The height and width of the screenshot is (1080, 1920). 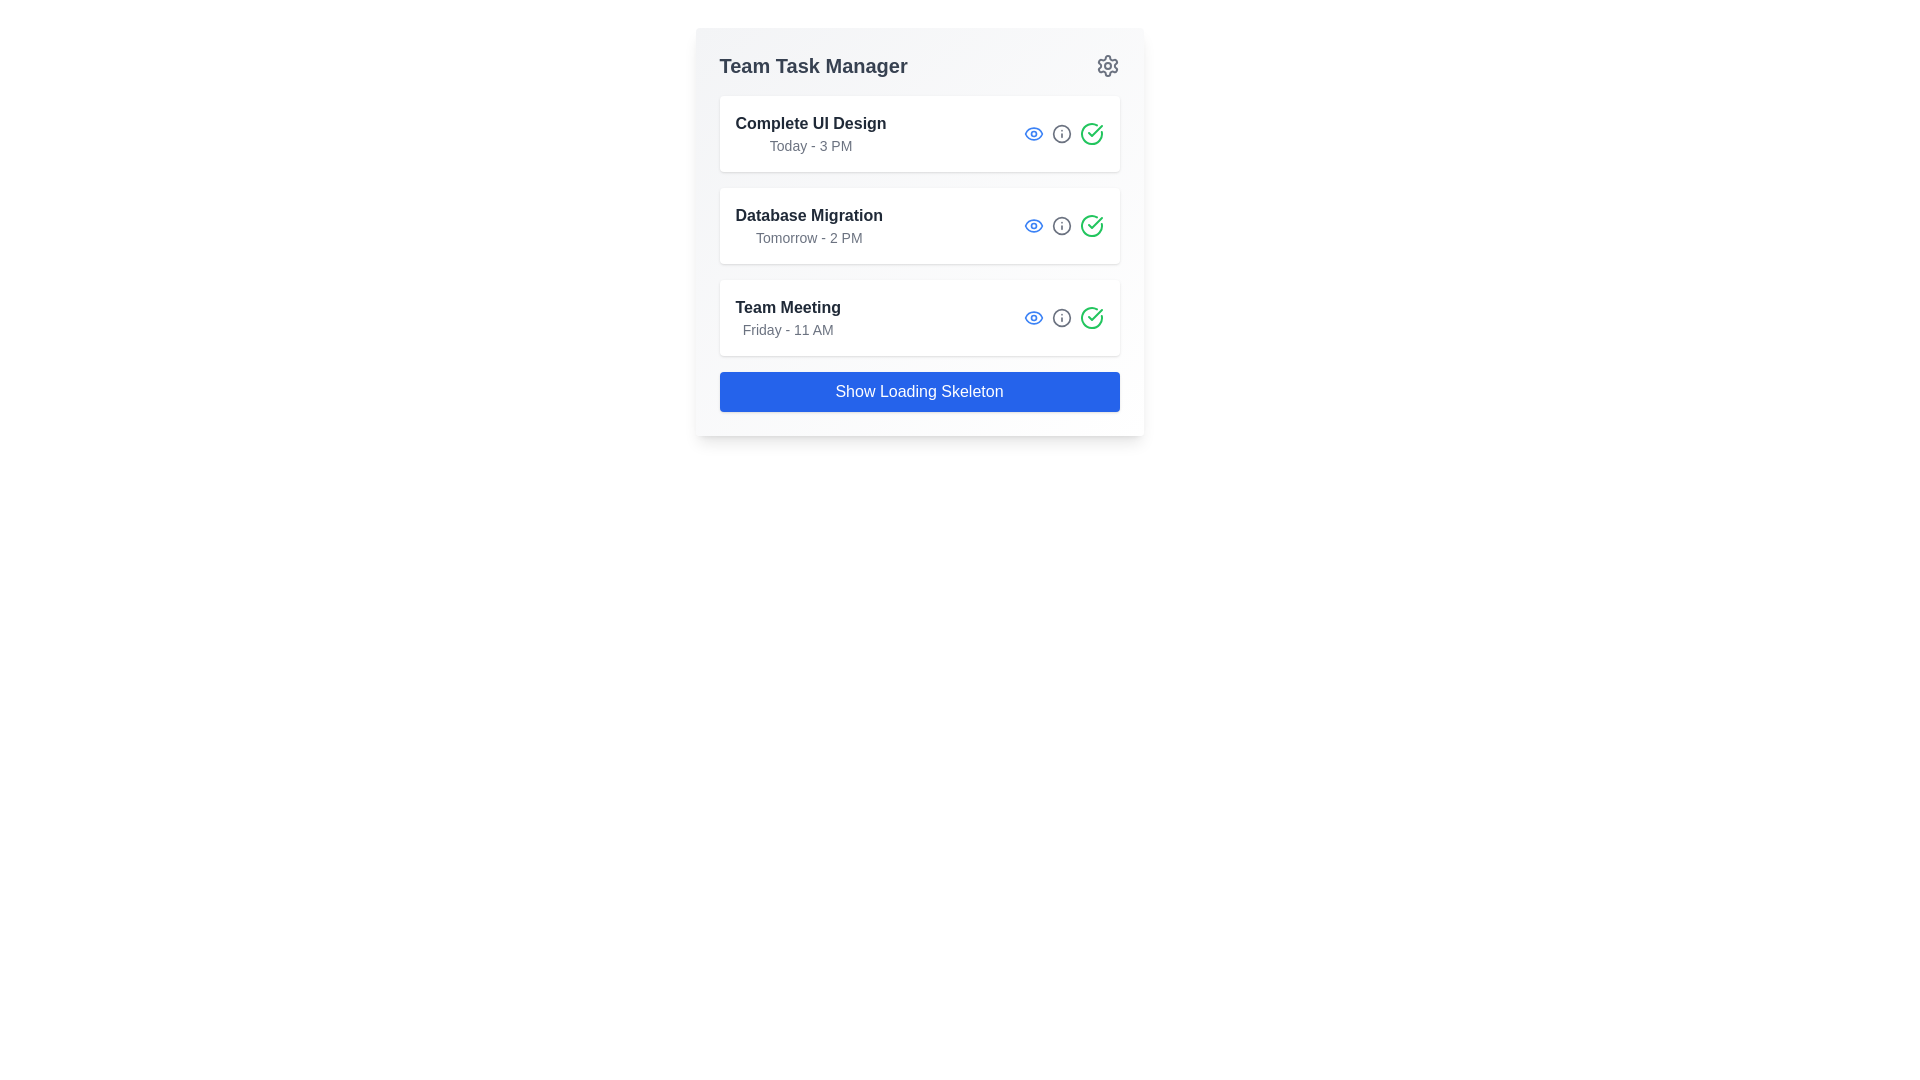 What do you see at coordinates (918, 225) in the screenshot?
I see `the icons associated with the task titled 'Database Migration' in the 'Team Task Manager' section` at bounding box center [918, 225].